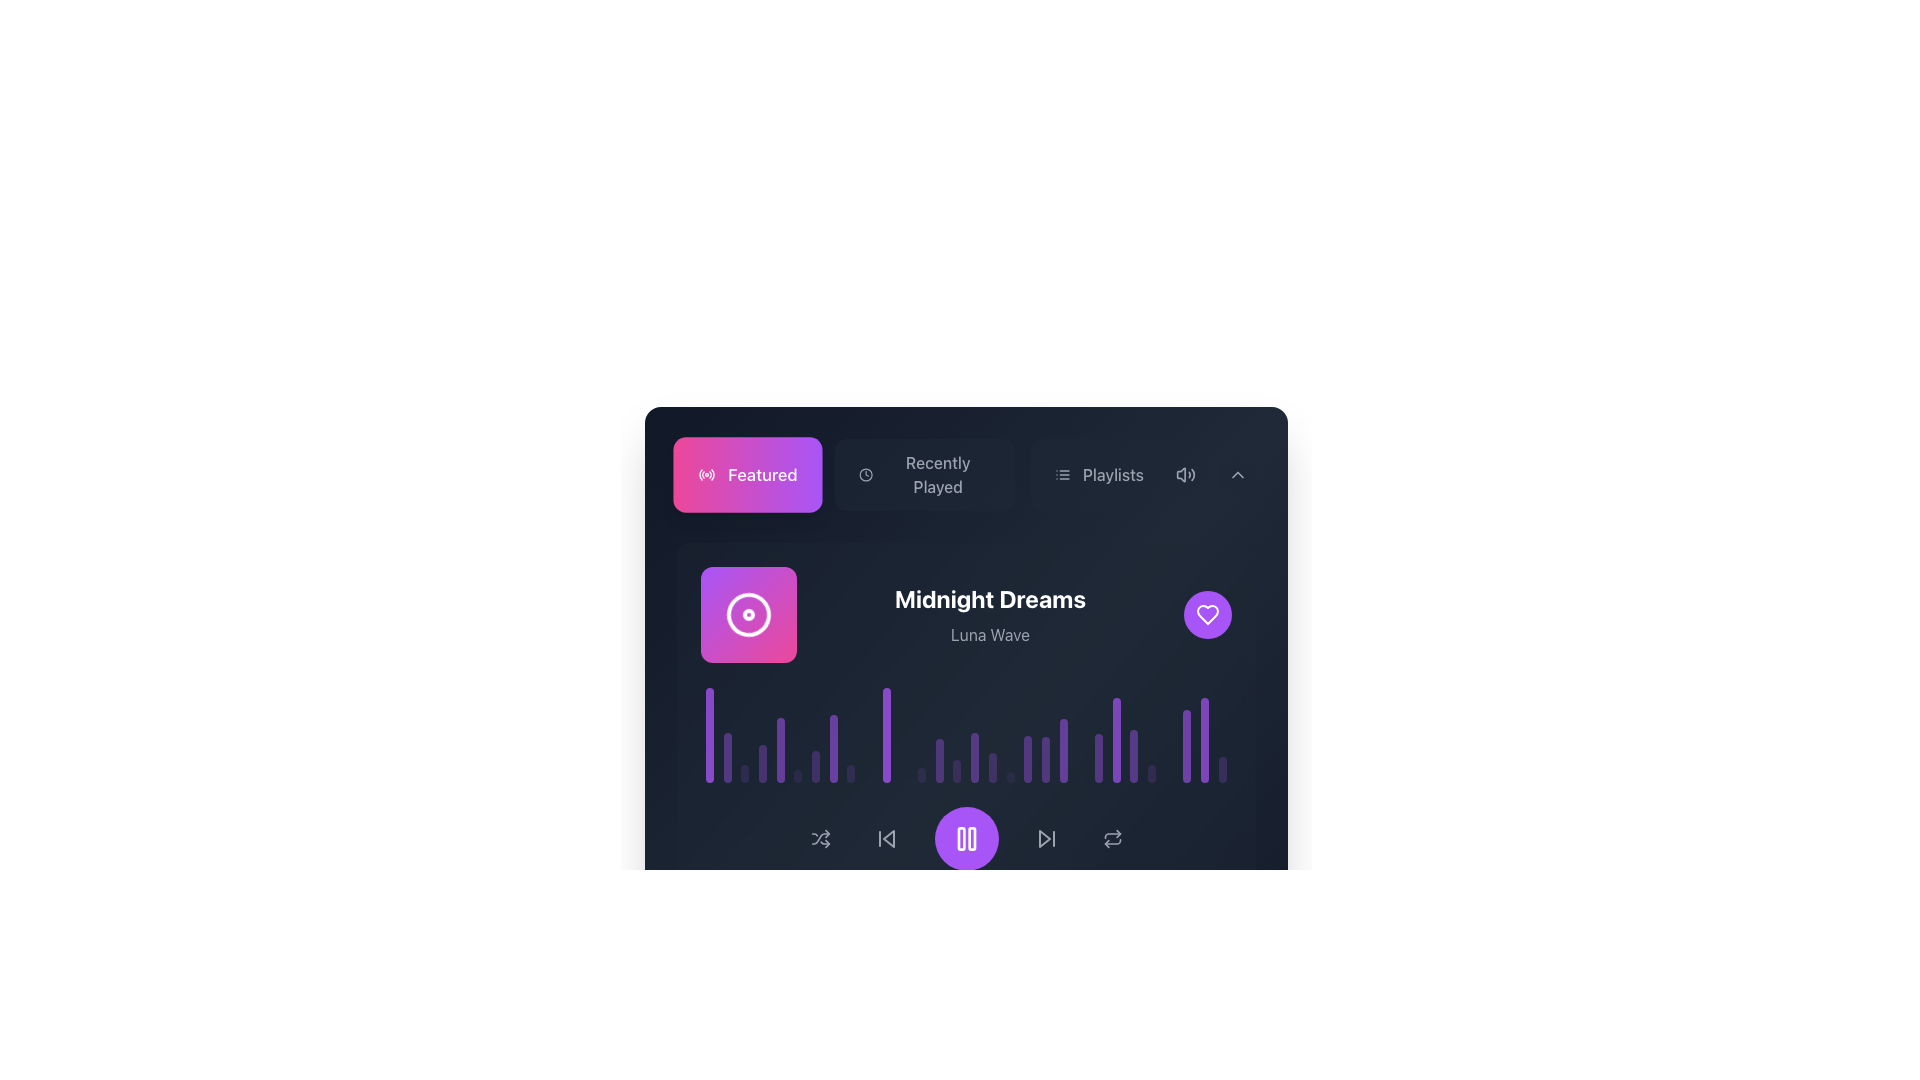 This screenshot has width=1920, height=1080. I want to click on the 20th purple, rounded-edge bar of the audio equalizer located below the 'Midnight Dreams' section, so click(1062, 751).